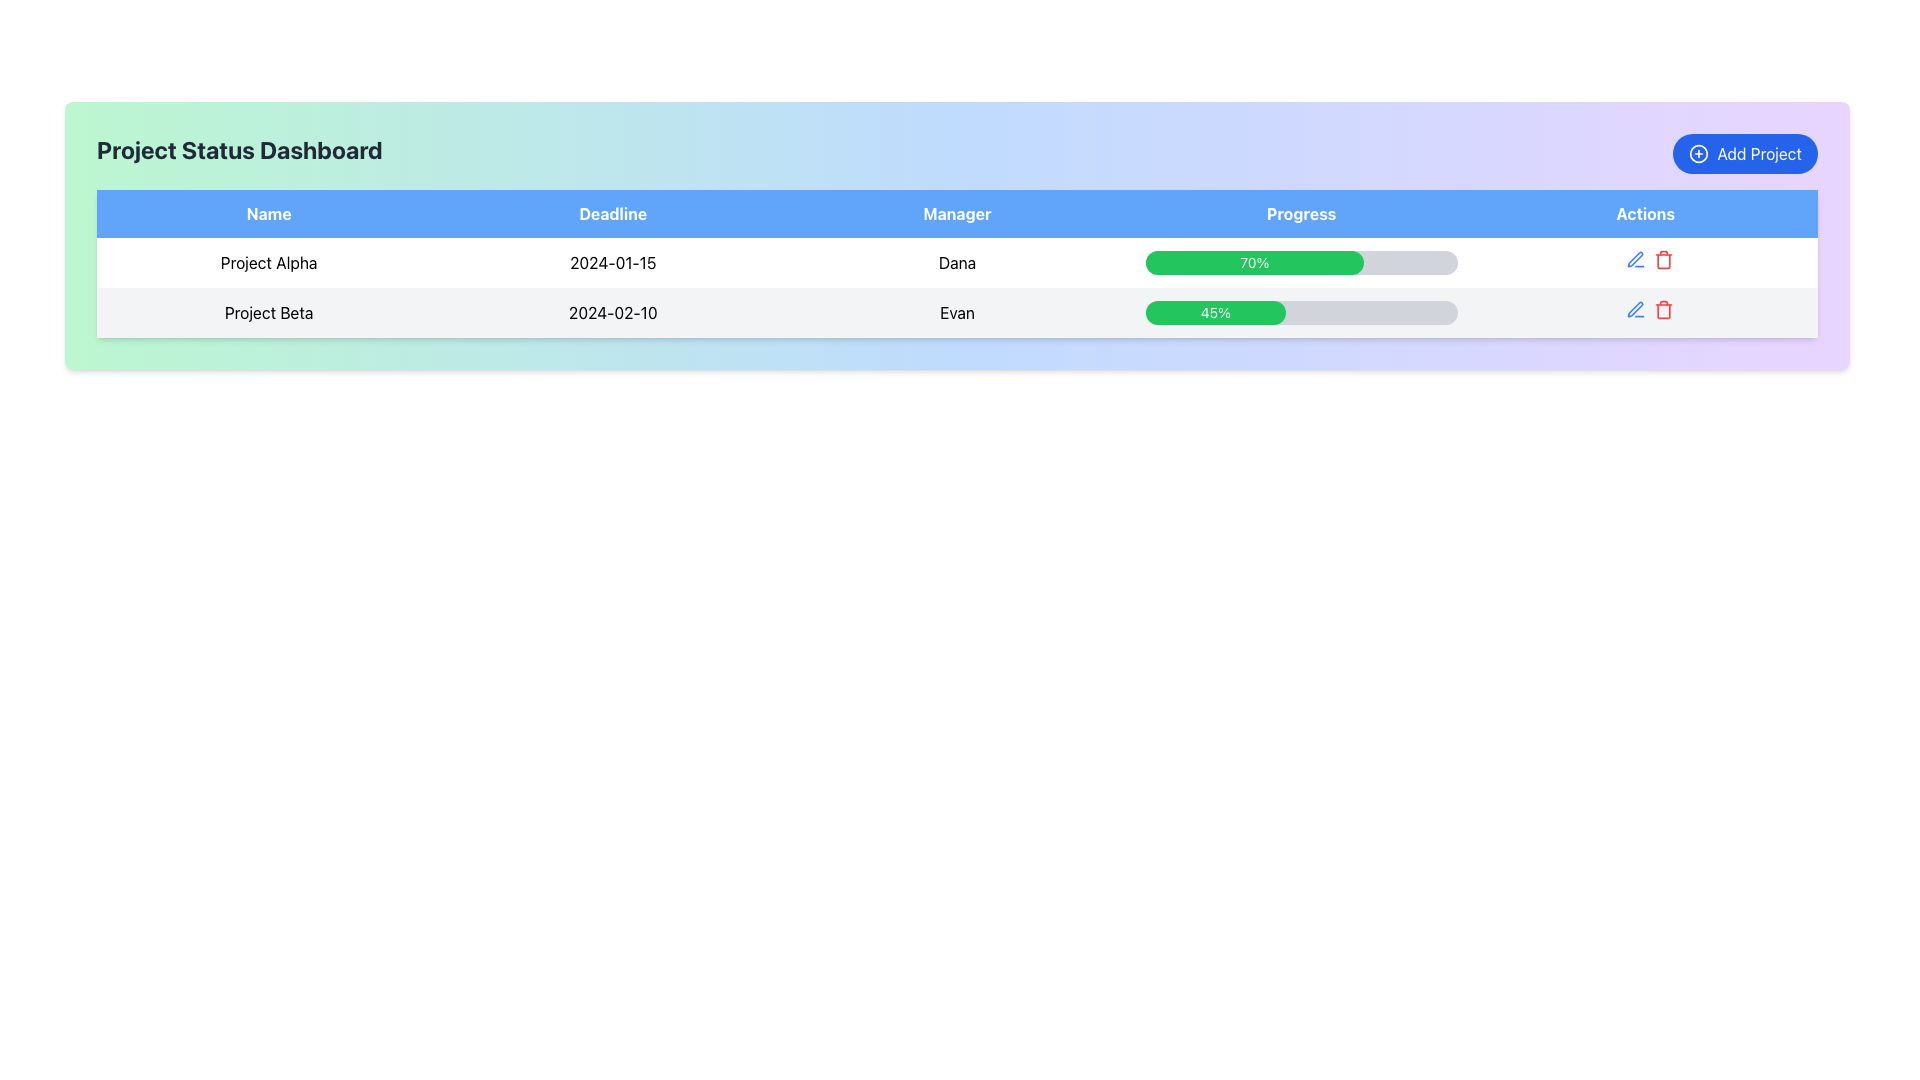  Describe the element at coordinates (1663, 258) in the screenshot. I see `the red trash can icon located in the 'Actions' column of the second row for the 'Project Beta' entry` at that location.